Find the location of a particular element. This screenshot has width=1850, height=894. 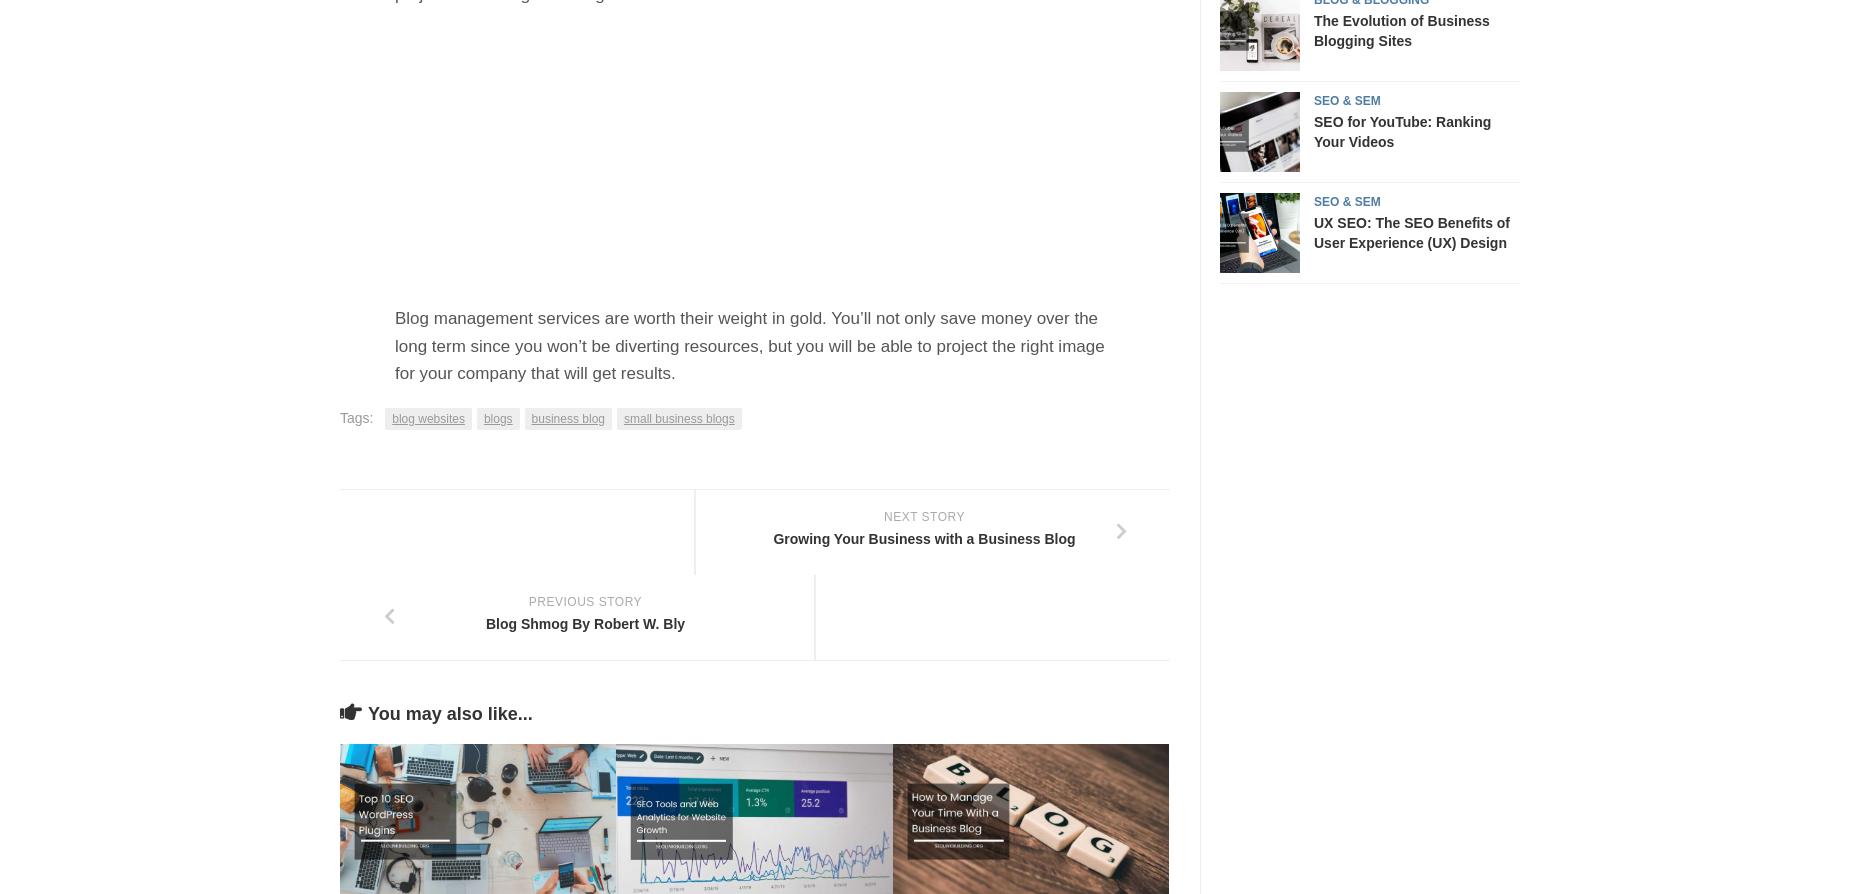

'Blog Shmog By Robert W. Bly' is located at coordinates (584, 624).